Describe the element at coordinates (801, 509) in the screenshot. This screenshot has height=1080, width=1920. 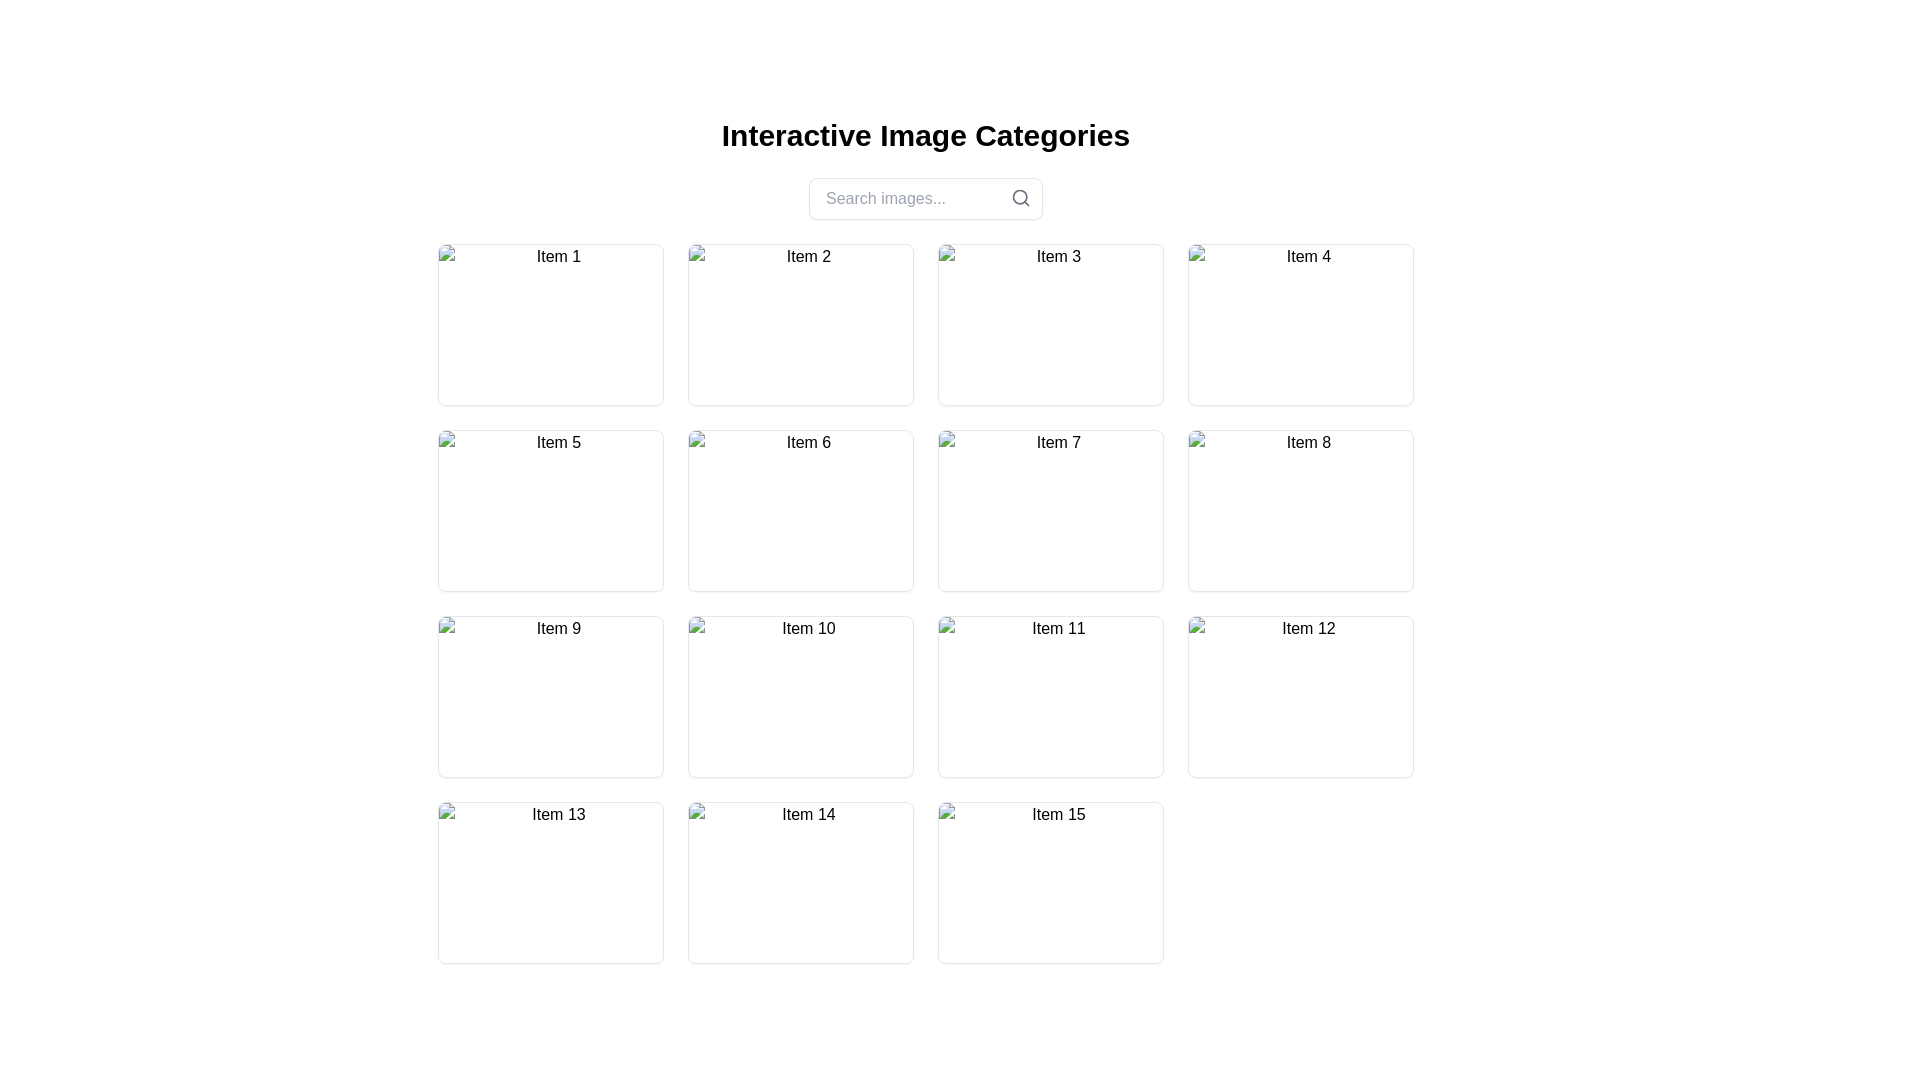
I see `the 'Item 6' image element located in the sixth cell of the grid layout to interact with it` at that location.